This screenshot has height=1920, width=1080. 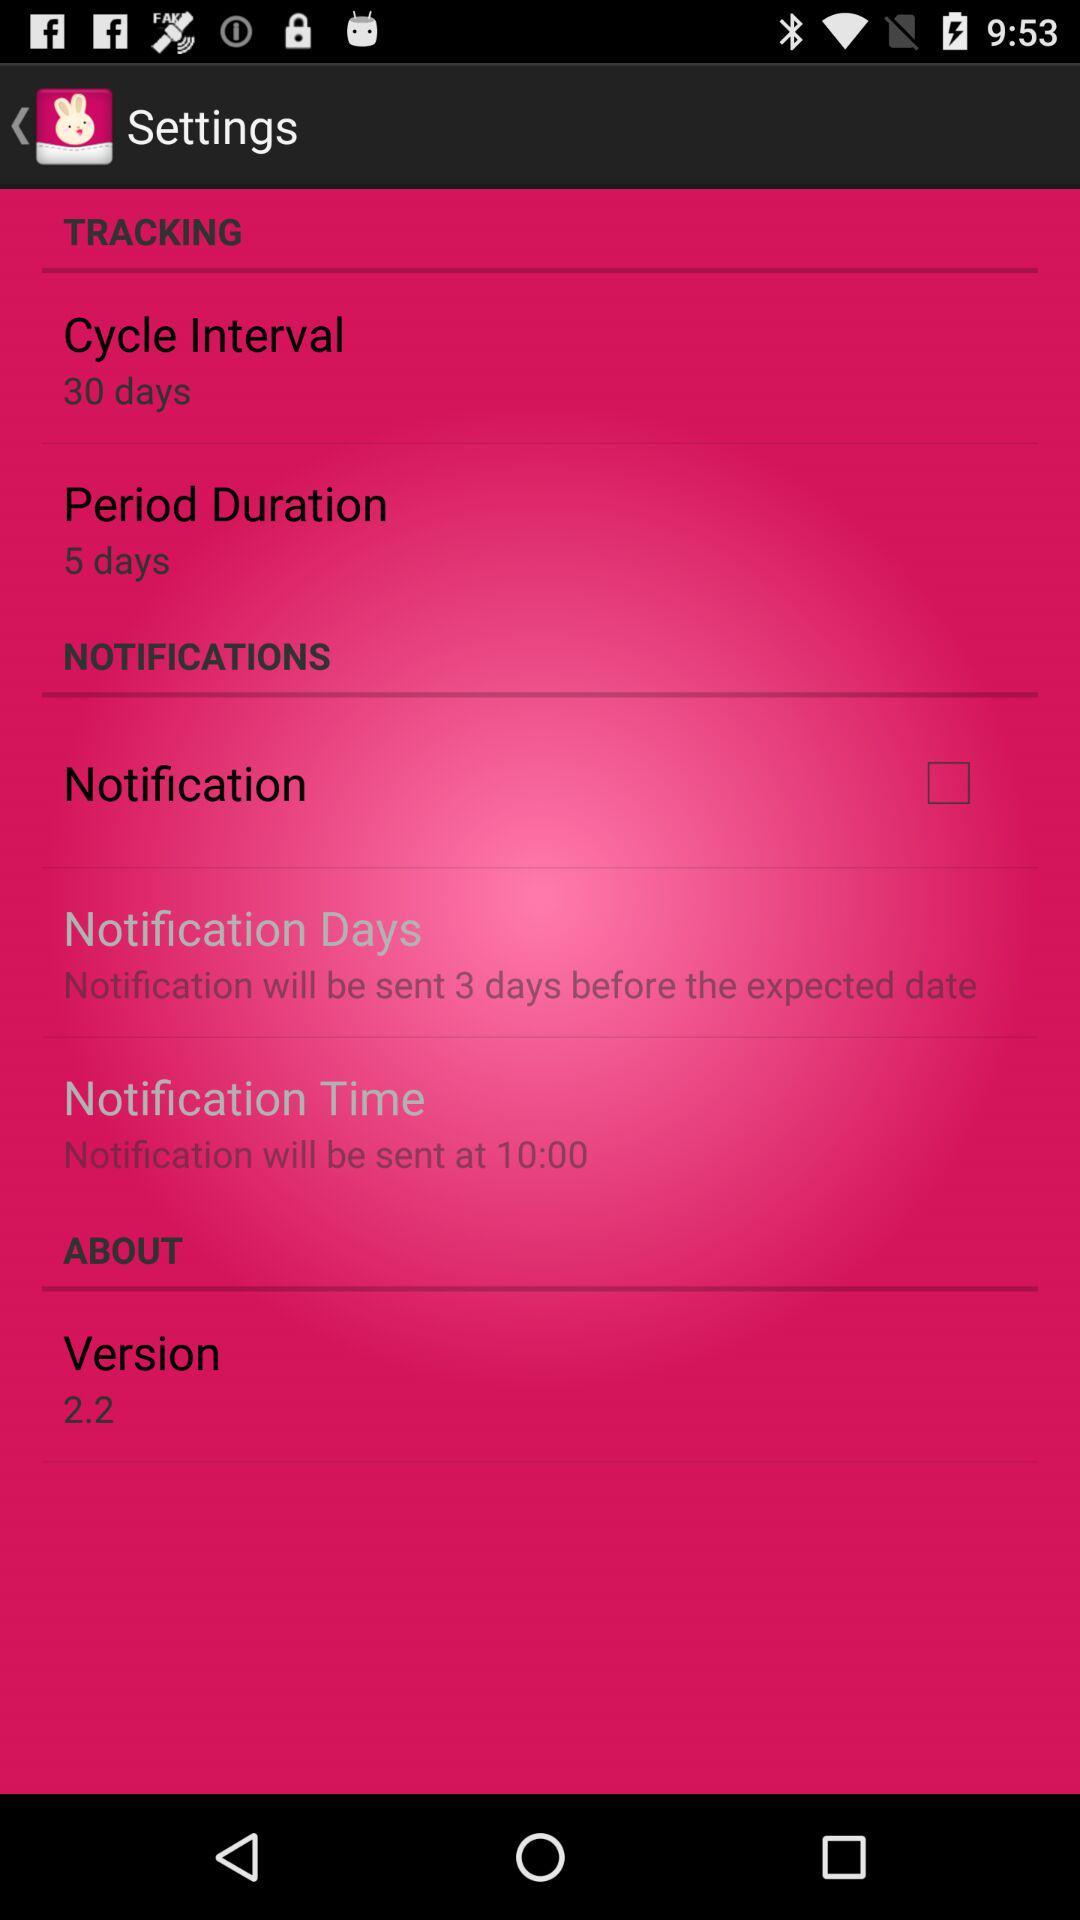 I want to click on tracking app, so click(x=540, y=230).